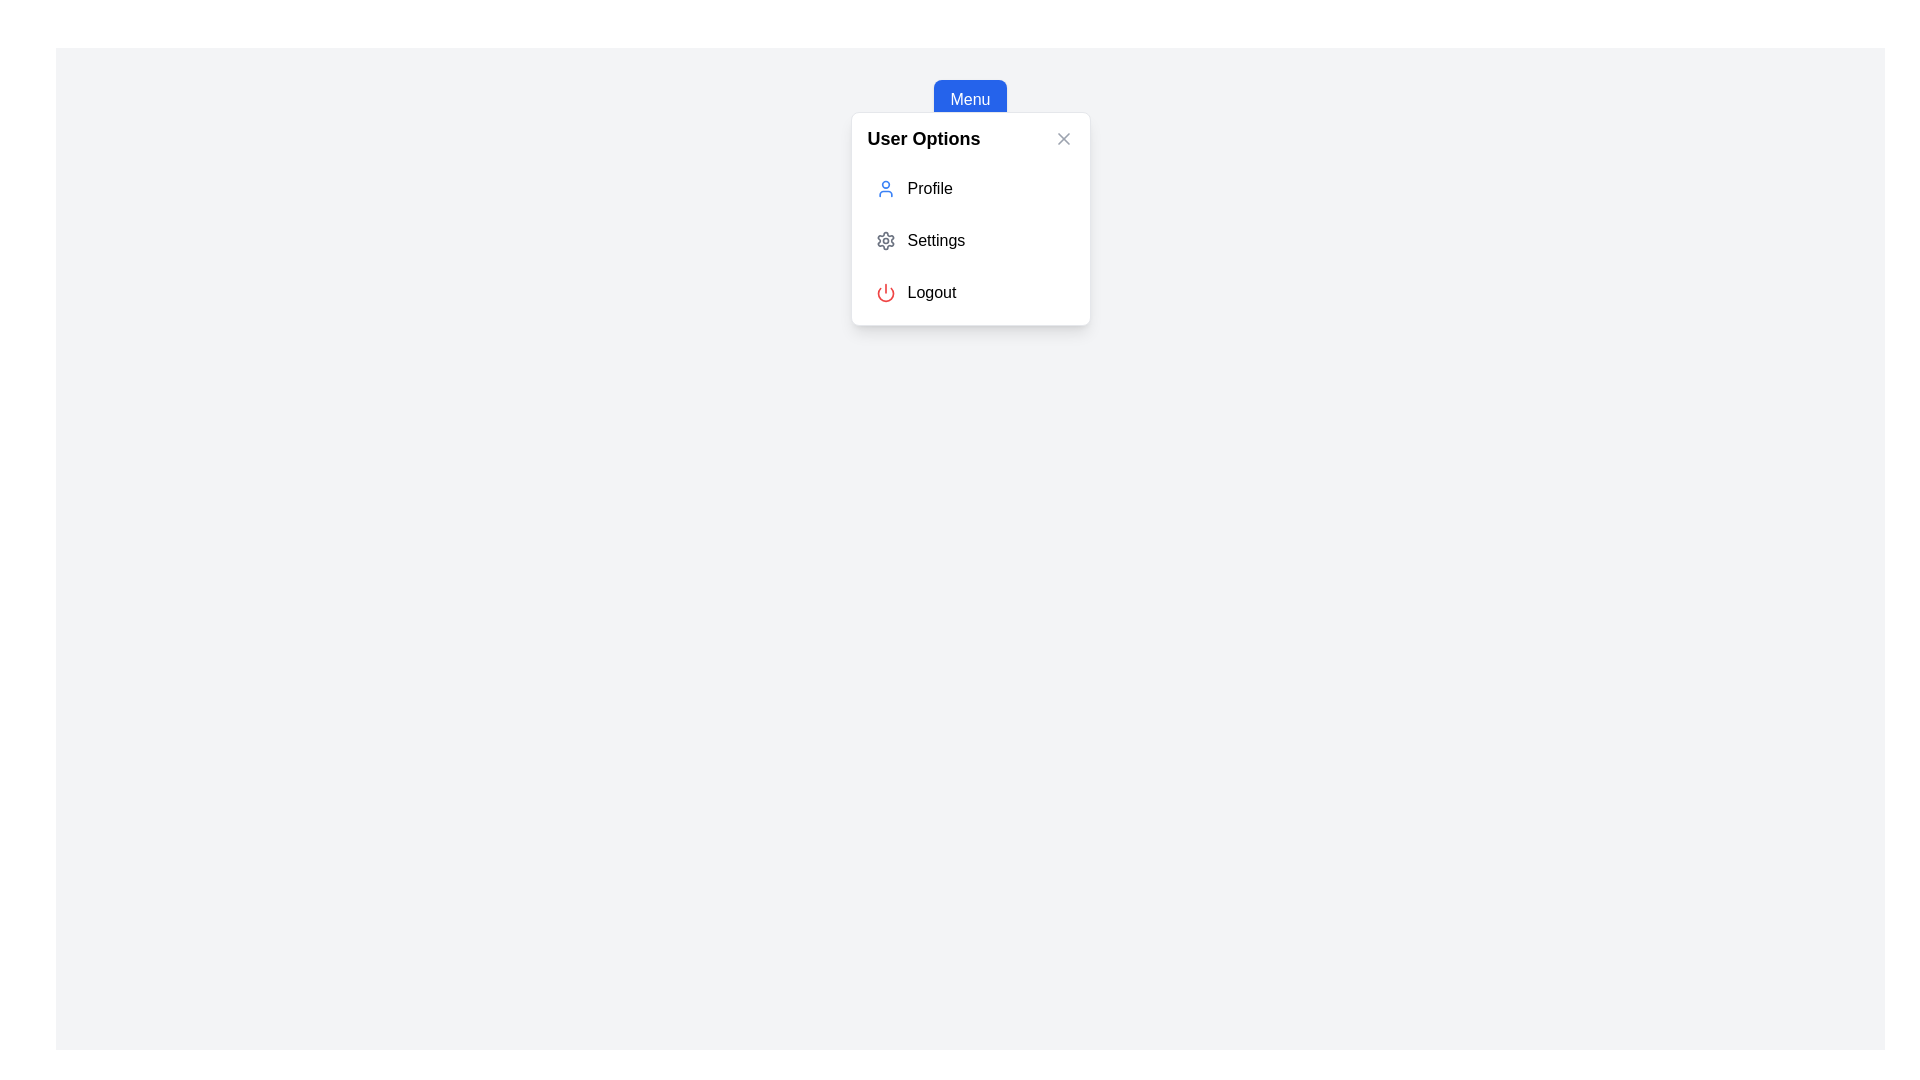 This screenshot has width=1920, height=1080. Describe the element at coordinates (1062, 137) in the screenshot. I see `the close button icon for the 'User Options' dropdown menu located in the top-right corner, next to the title text` at that location.